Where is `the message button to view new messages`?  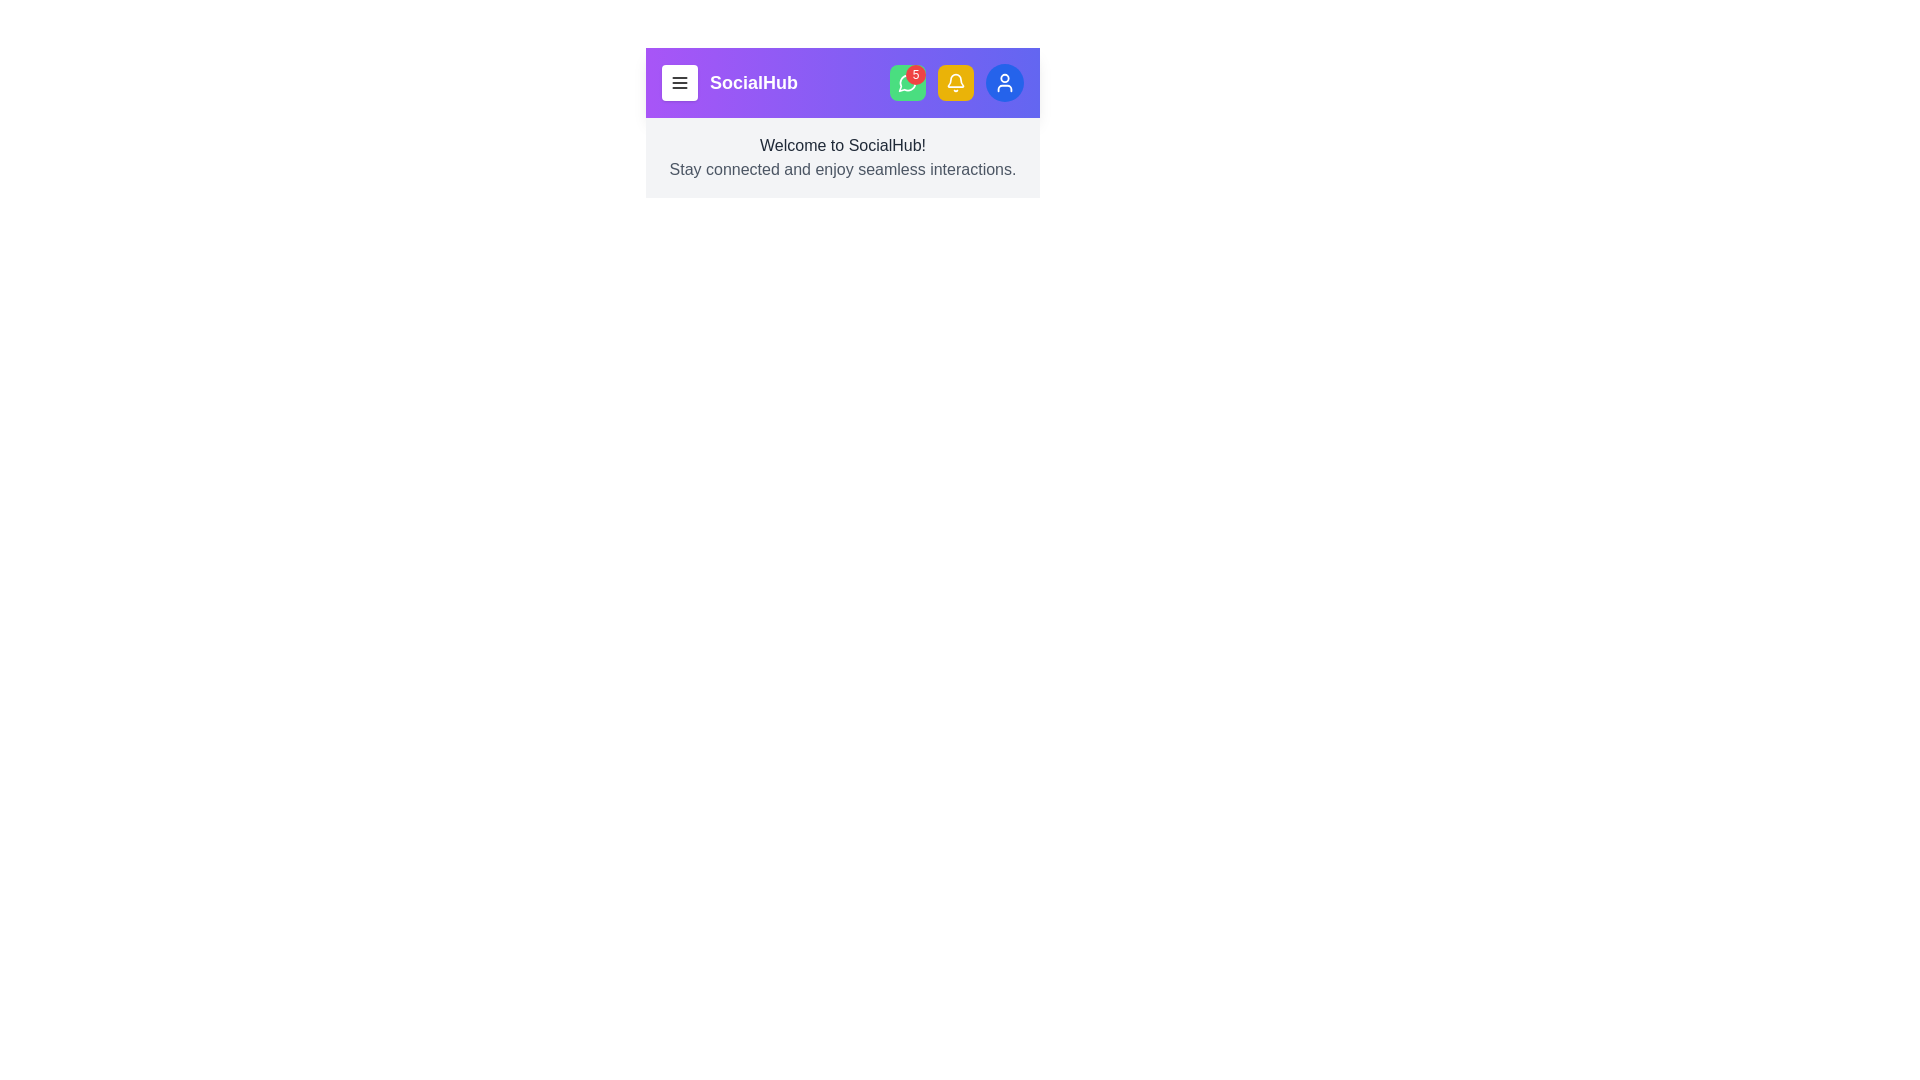
the message button to view new messages is located at coordinates (906, 82).